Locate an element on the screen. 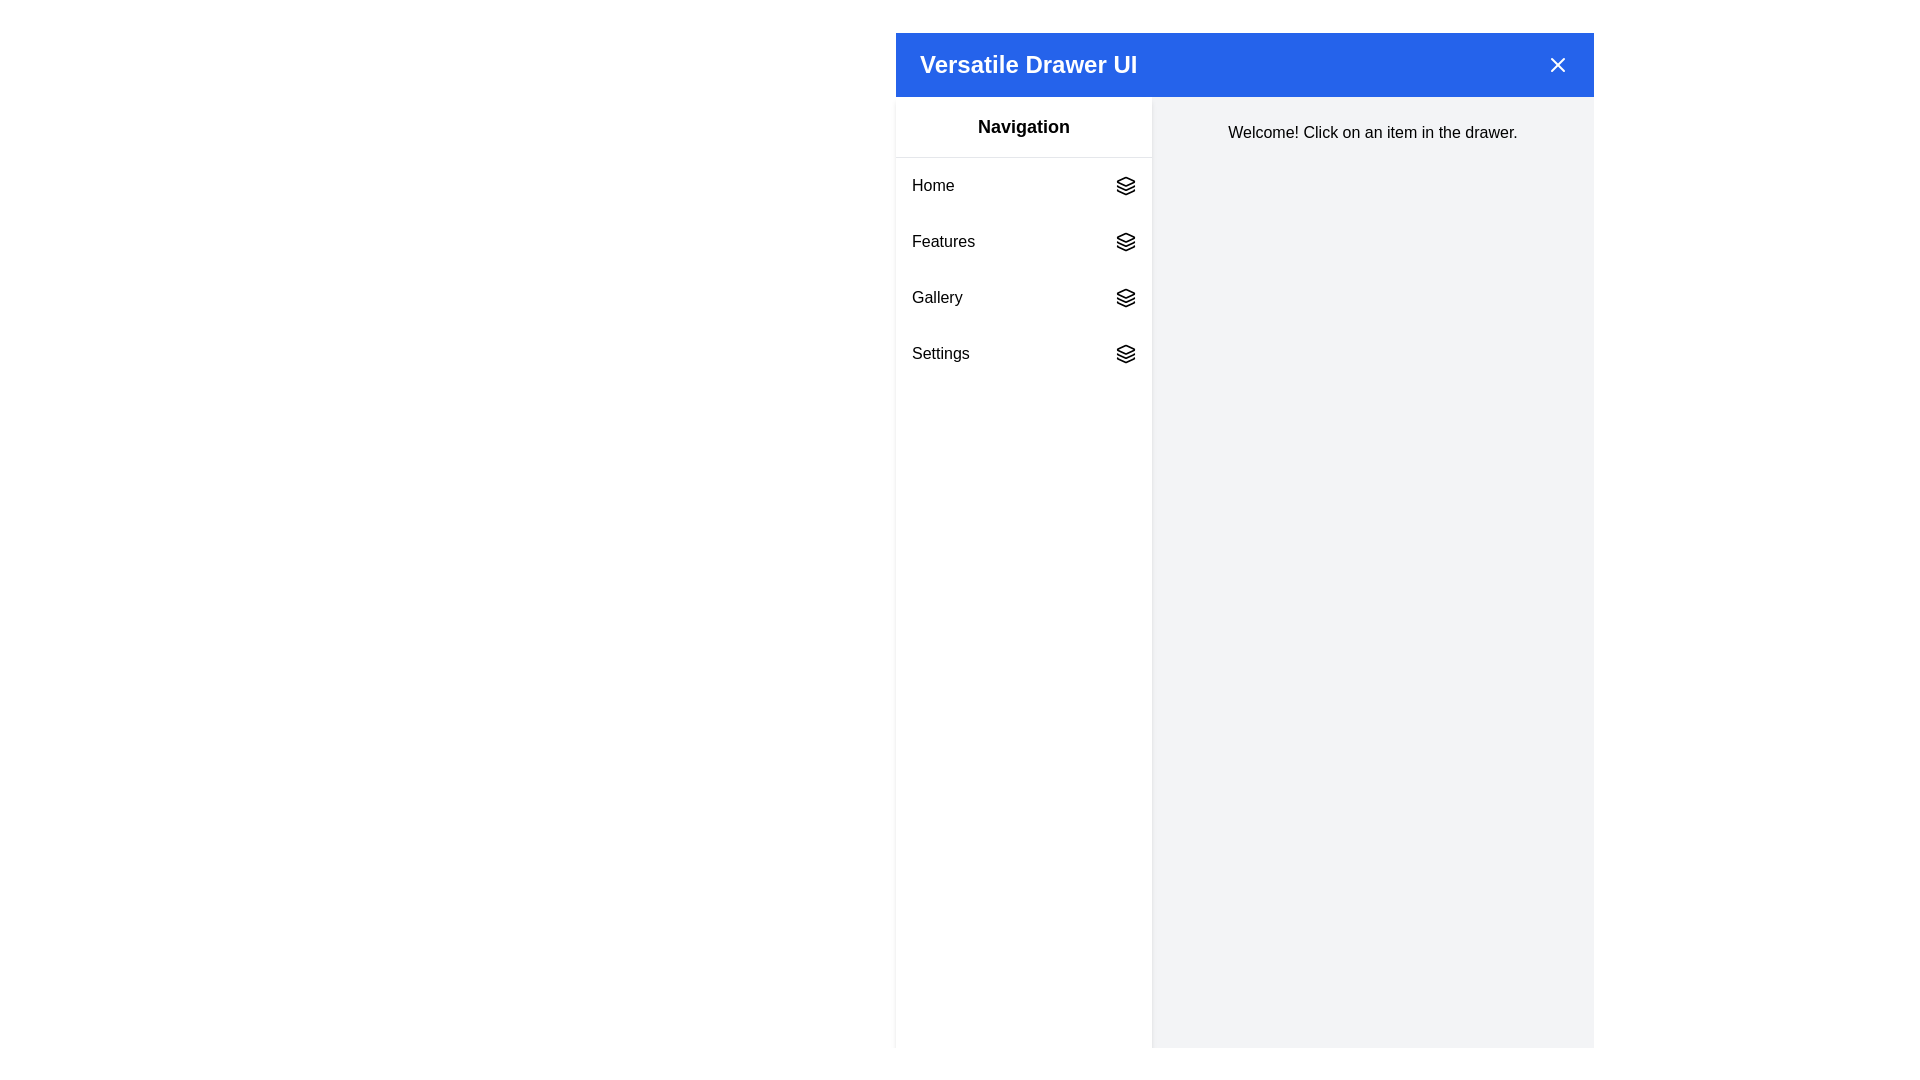  the vertically-oriented navigation menu at the specified coordinates is located at coordinates (1023, 270).